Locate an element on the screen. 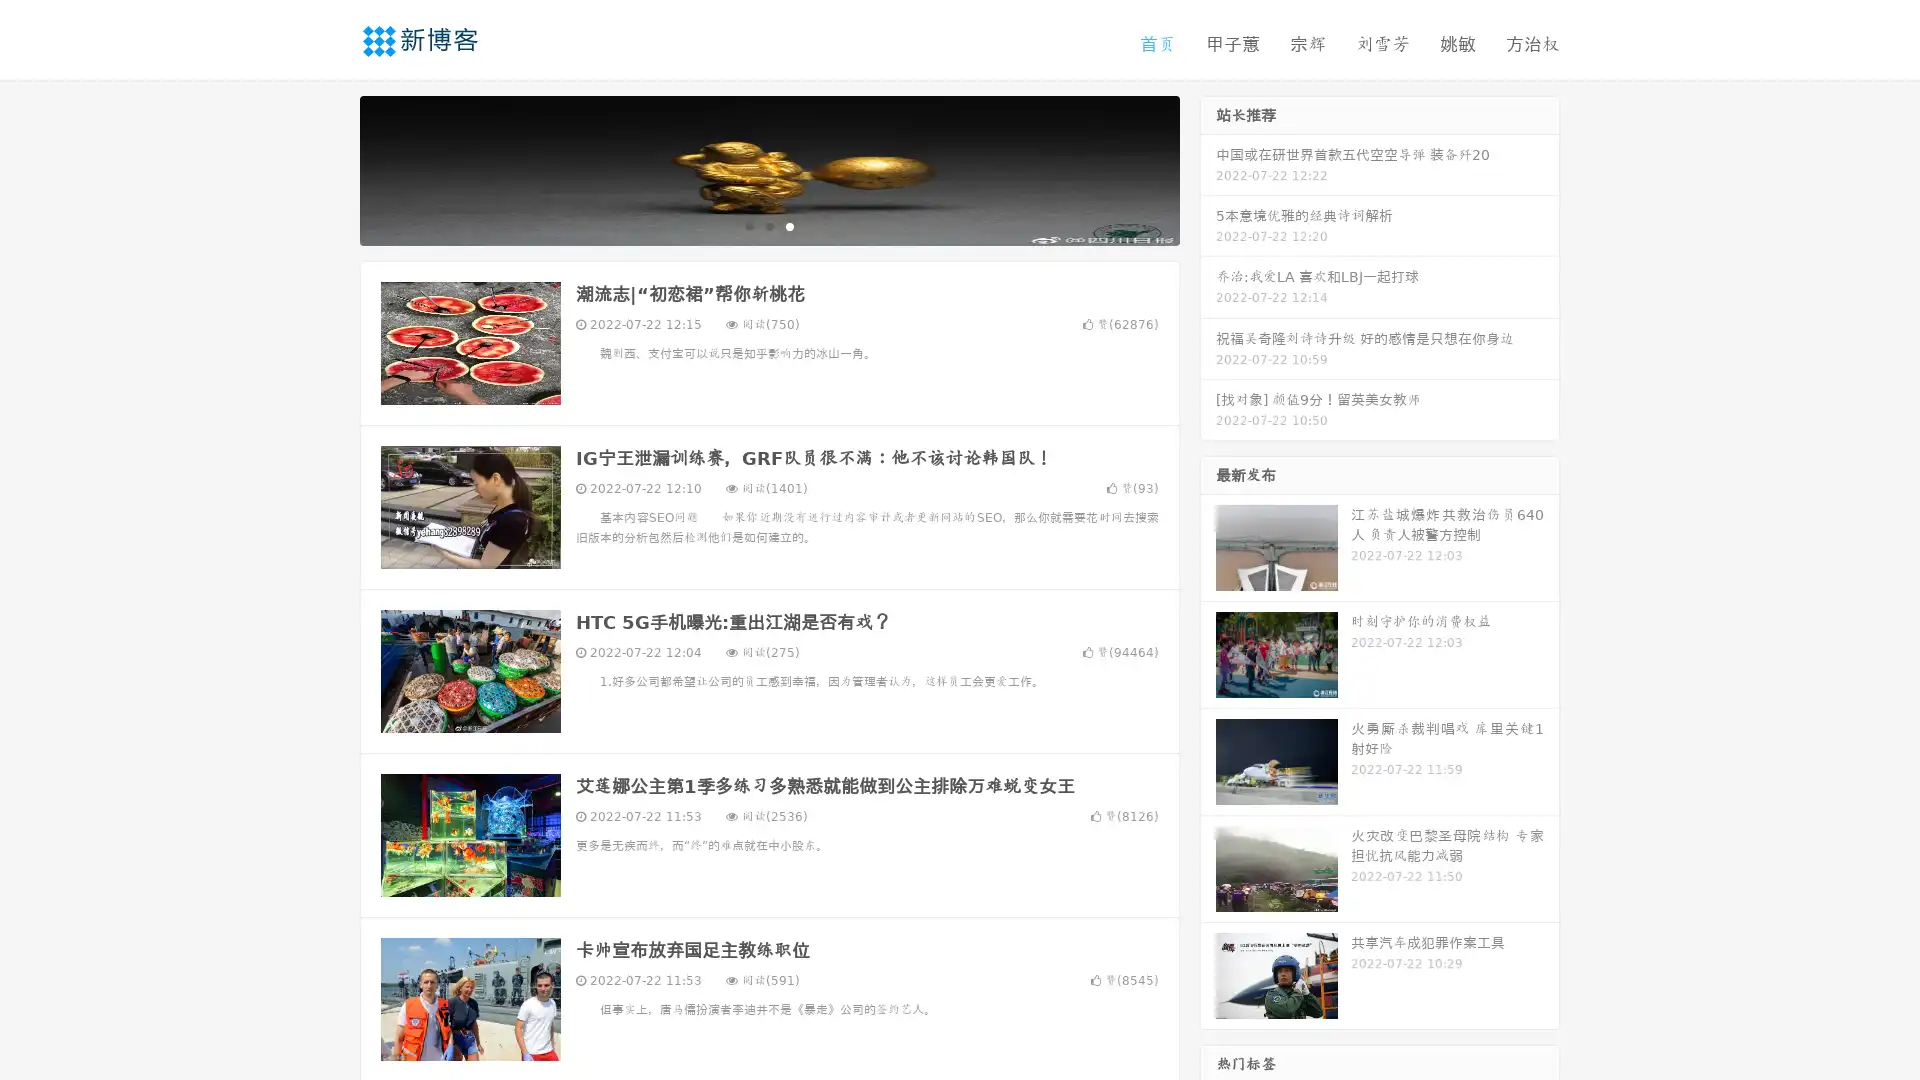  Go to slide 3 is located at coordinates (789, 225).